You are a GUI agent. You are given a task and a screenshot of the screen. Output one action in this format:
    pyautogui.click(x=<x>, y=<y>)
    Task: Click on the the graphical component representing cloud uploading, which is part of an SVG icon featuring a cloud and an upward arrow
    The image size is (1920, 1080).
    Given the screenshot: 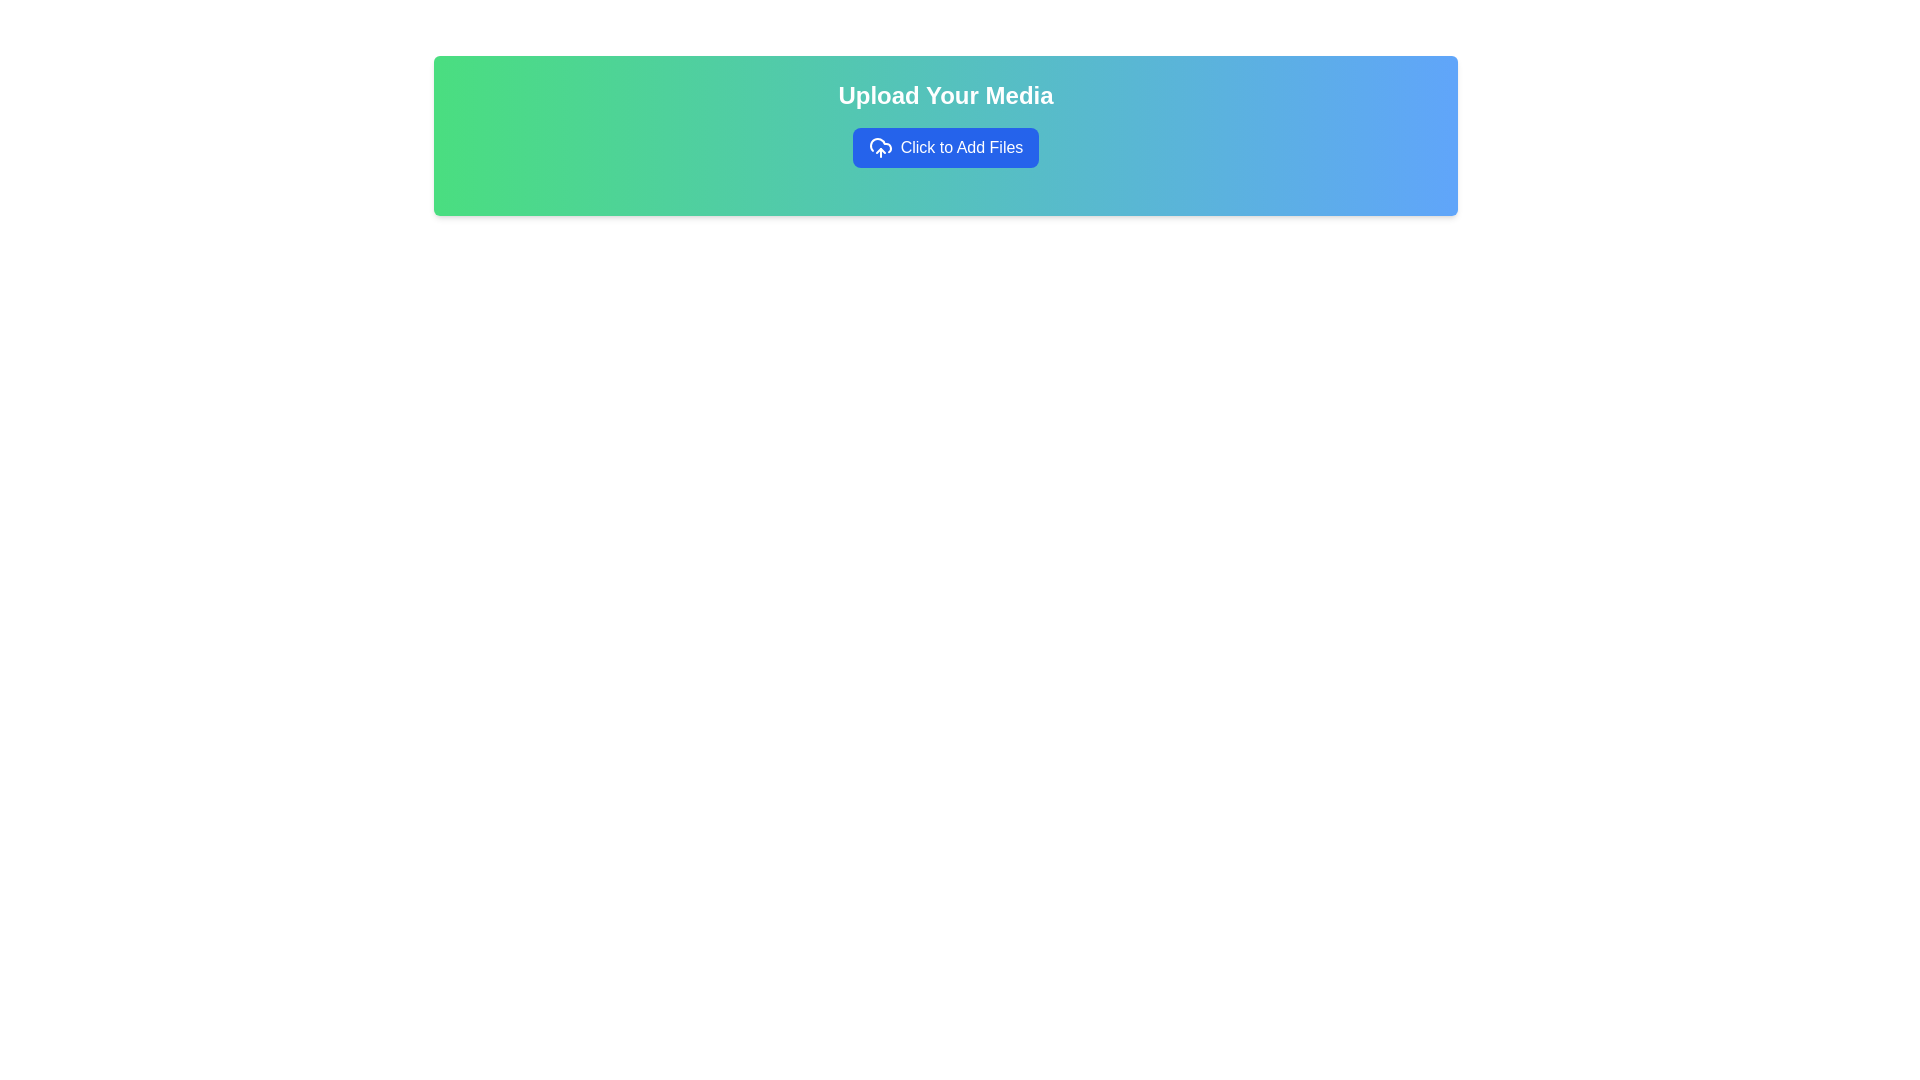 What is the action you would take?
    pyautogui.click(x=880, y=144)
    